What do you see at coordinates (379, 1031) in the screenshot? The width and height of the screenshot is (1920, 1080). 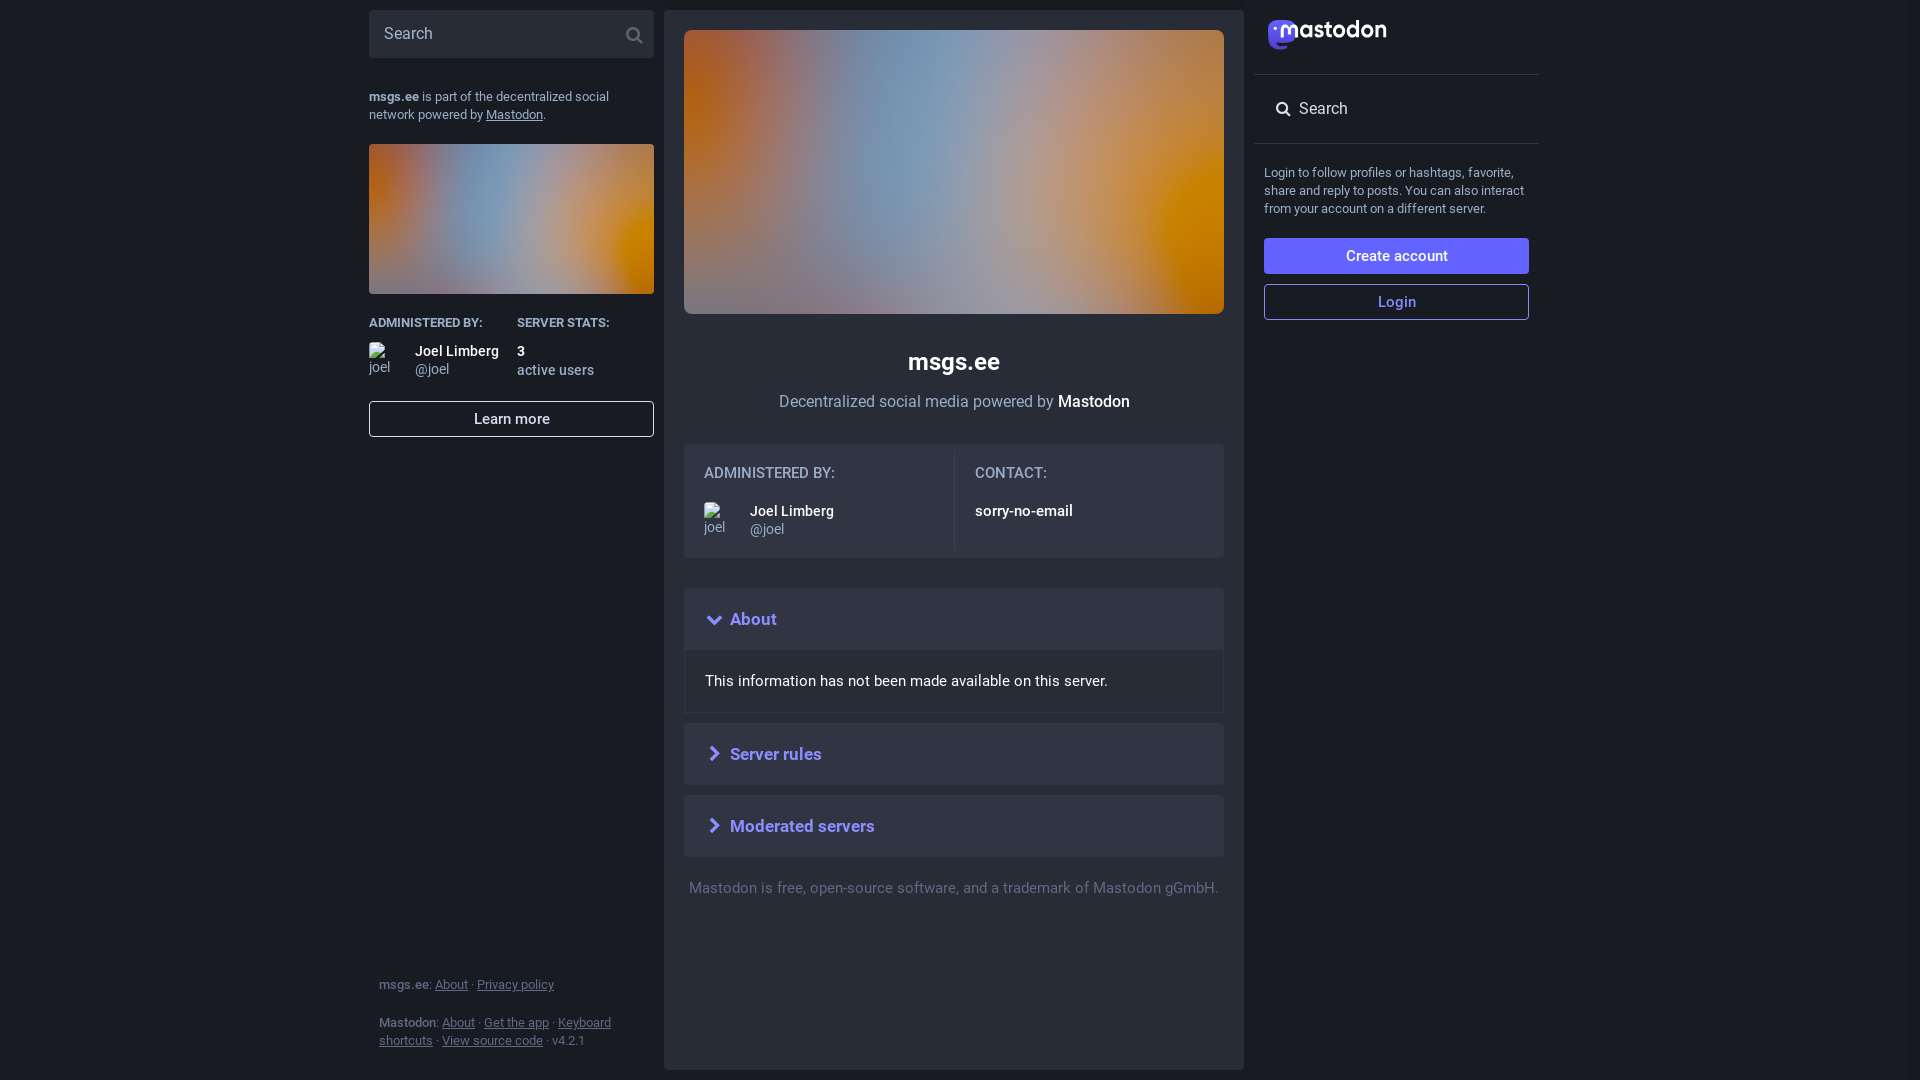 I see `'Keyboard shortcuts'` at bounding box center [379, 1031].